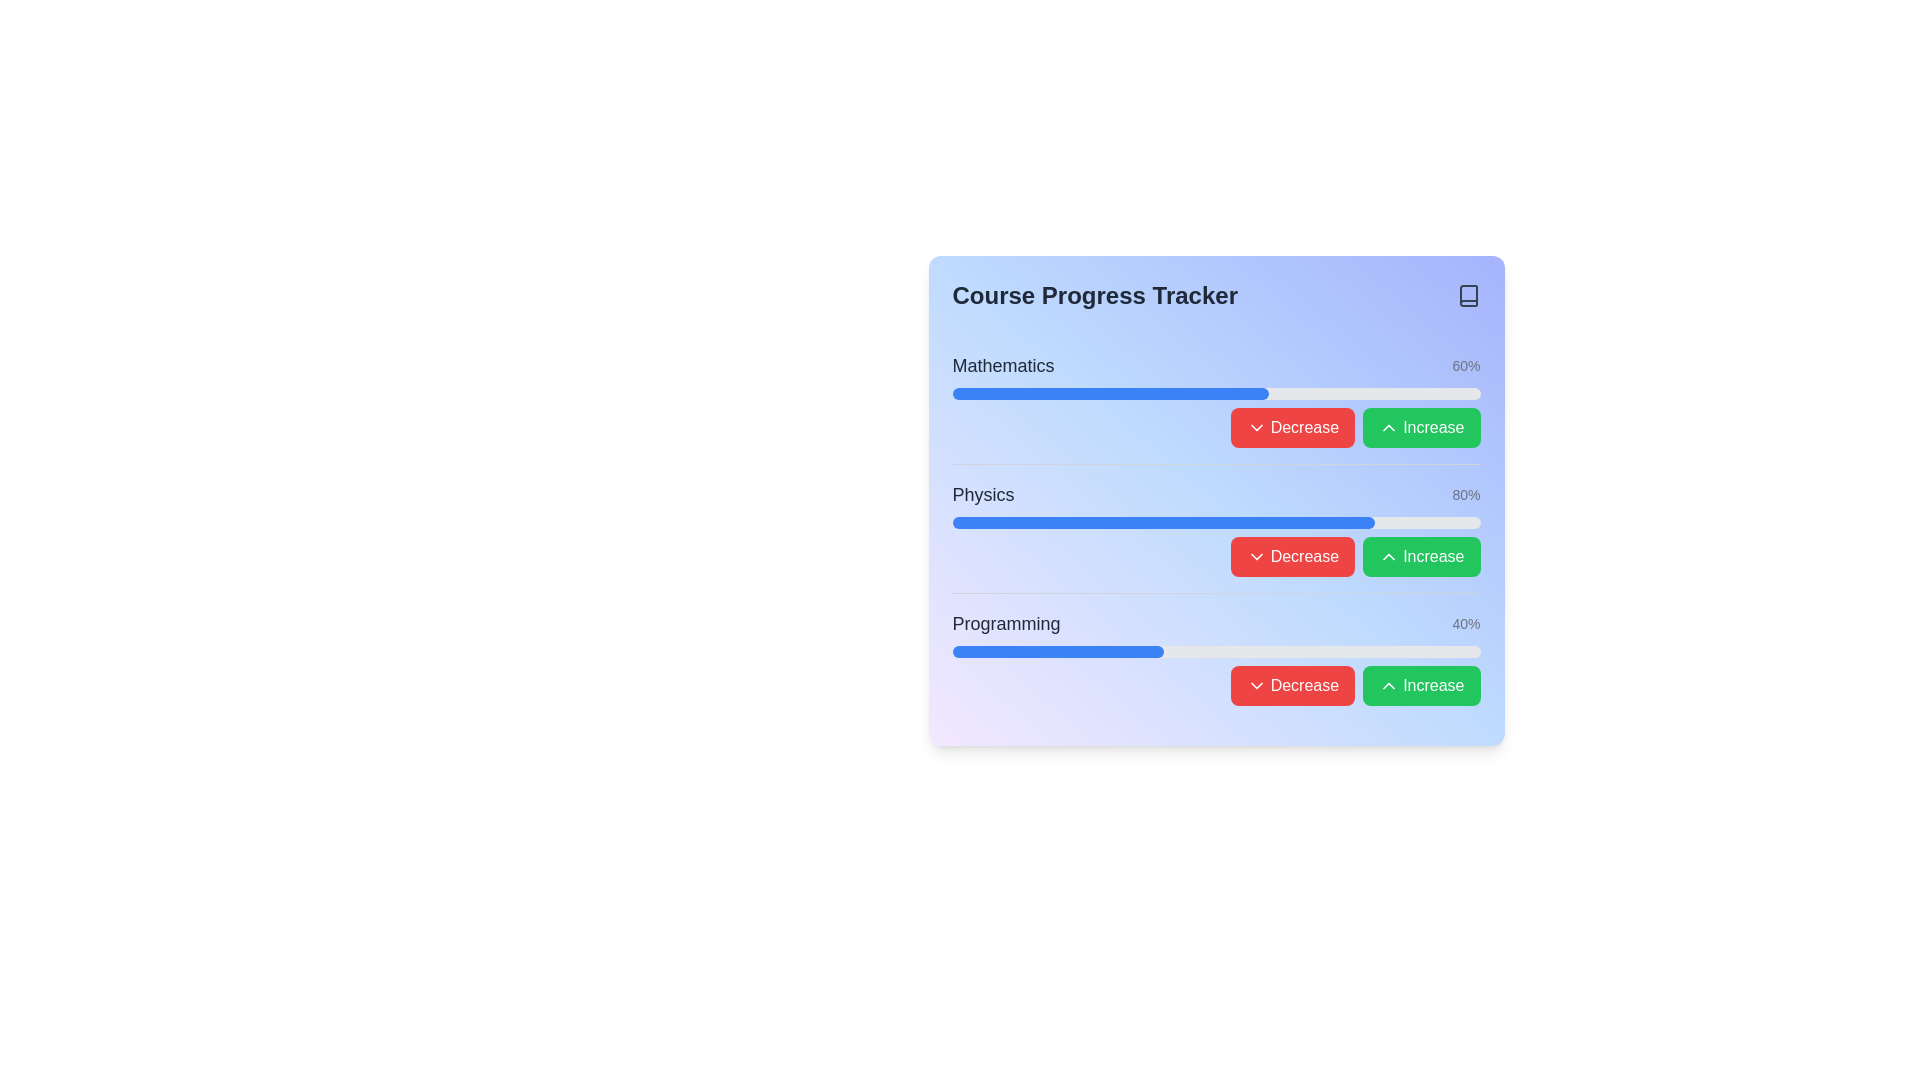  What do you see at coordinates (1292, 427) in the screenshot?
I see `the decrease button located to the left of the 'Increase' button in the 'Mathematics' task group` at bounding box center [1292, 427].